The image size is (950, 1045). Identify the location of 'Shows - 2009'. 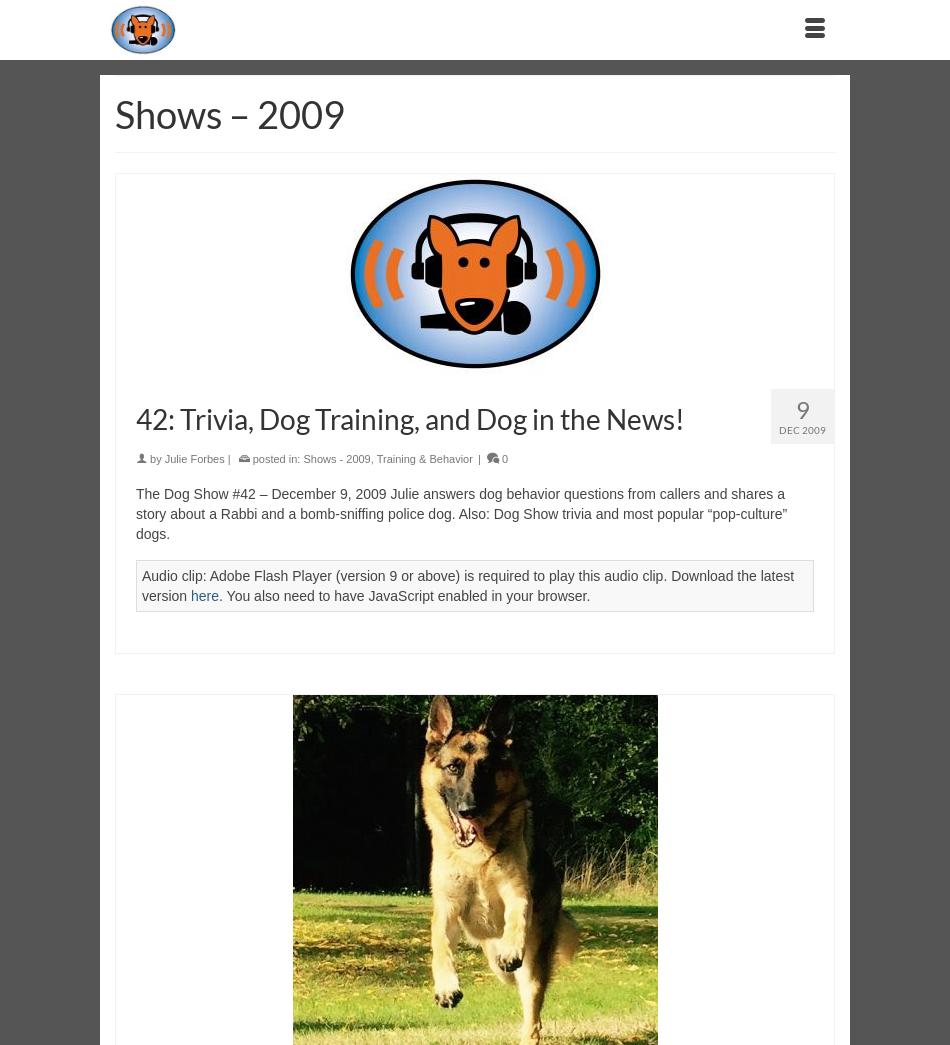
(335, 458).